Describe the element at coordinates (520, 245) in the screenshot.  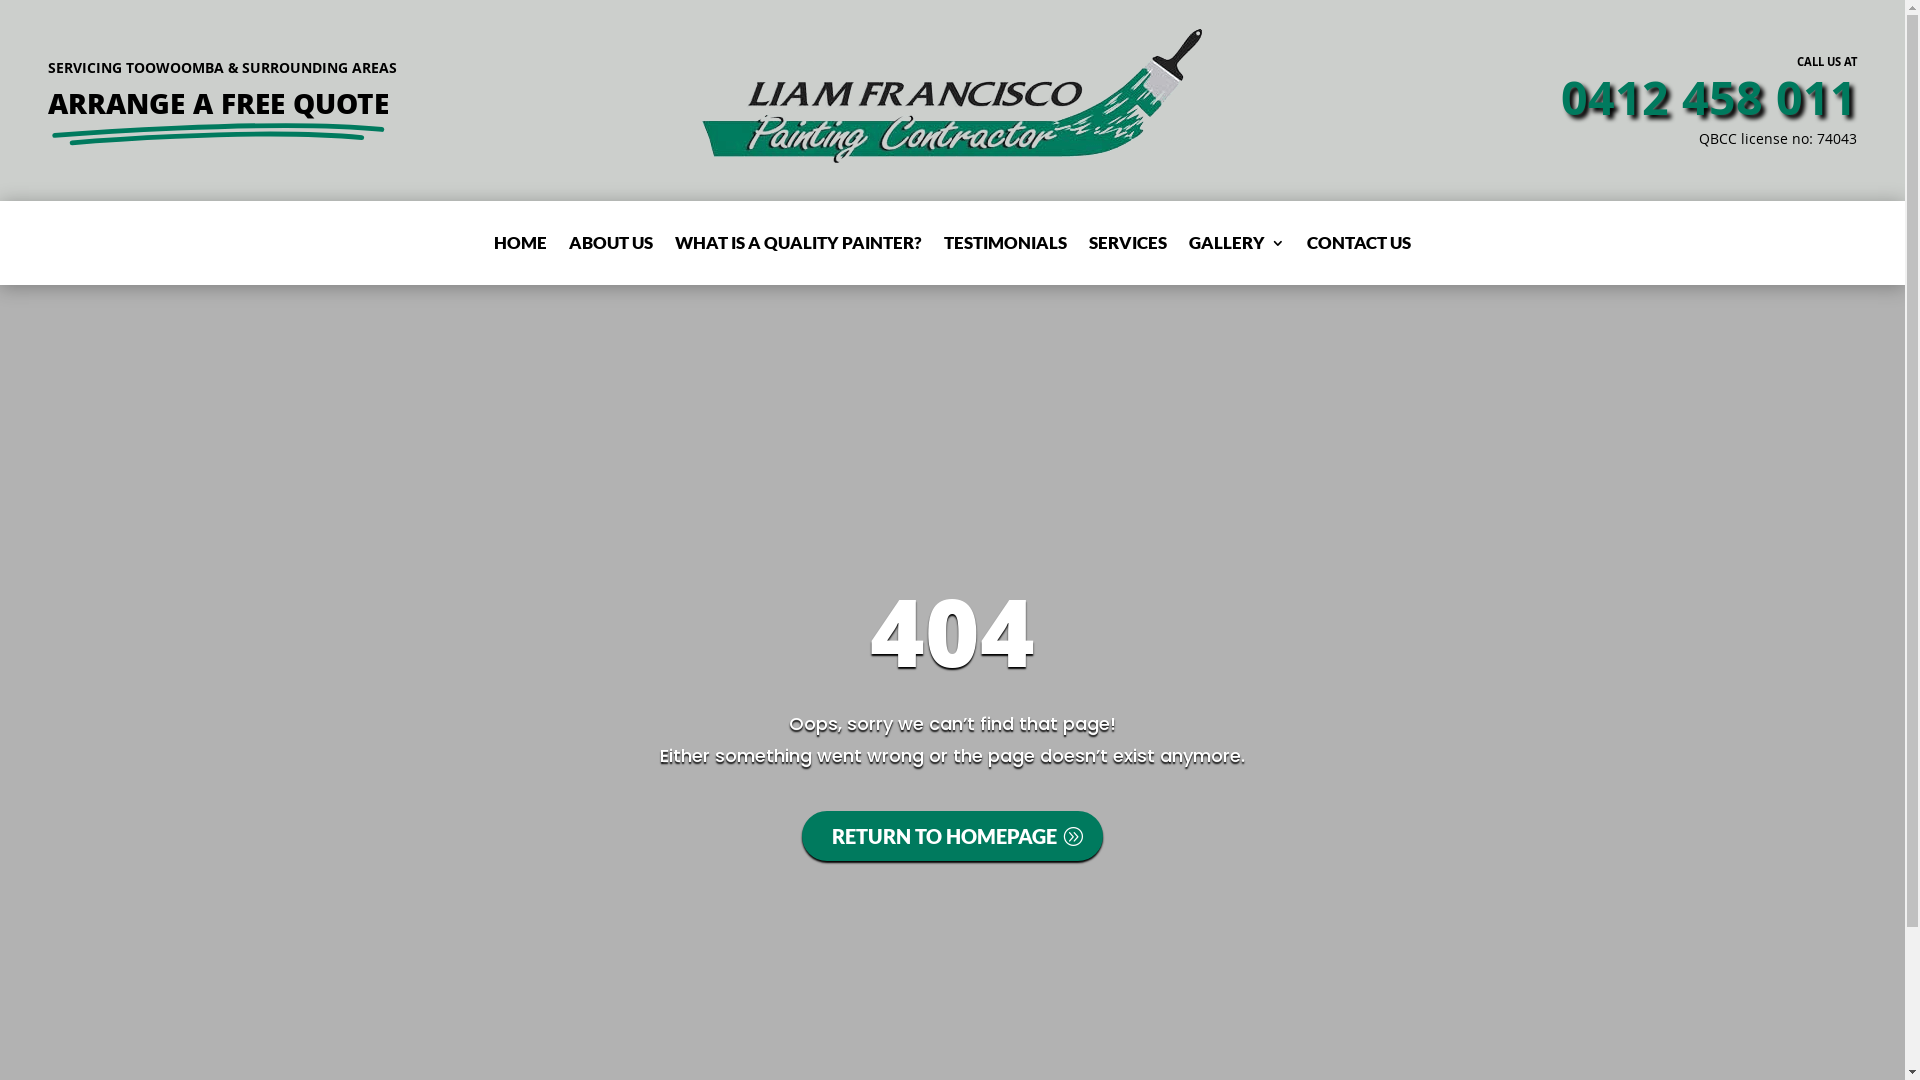
I see `'HOME'` at that location.